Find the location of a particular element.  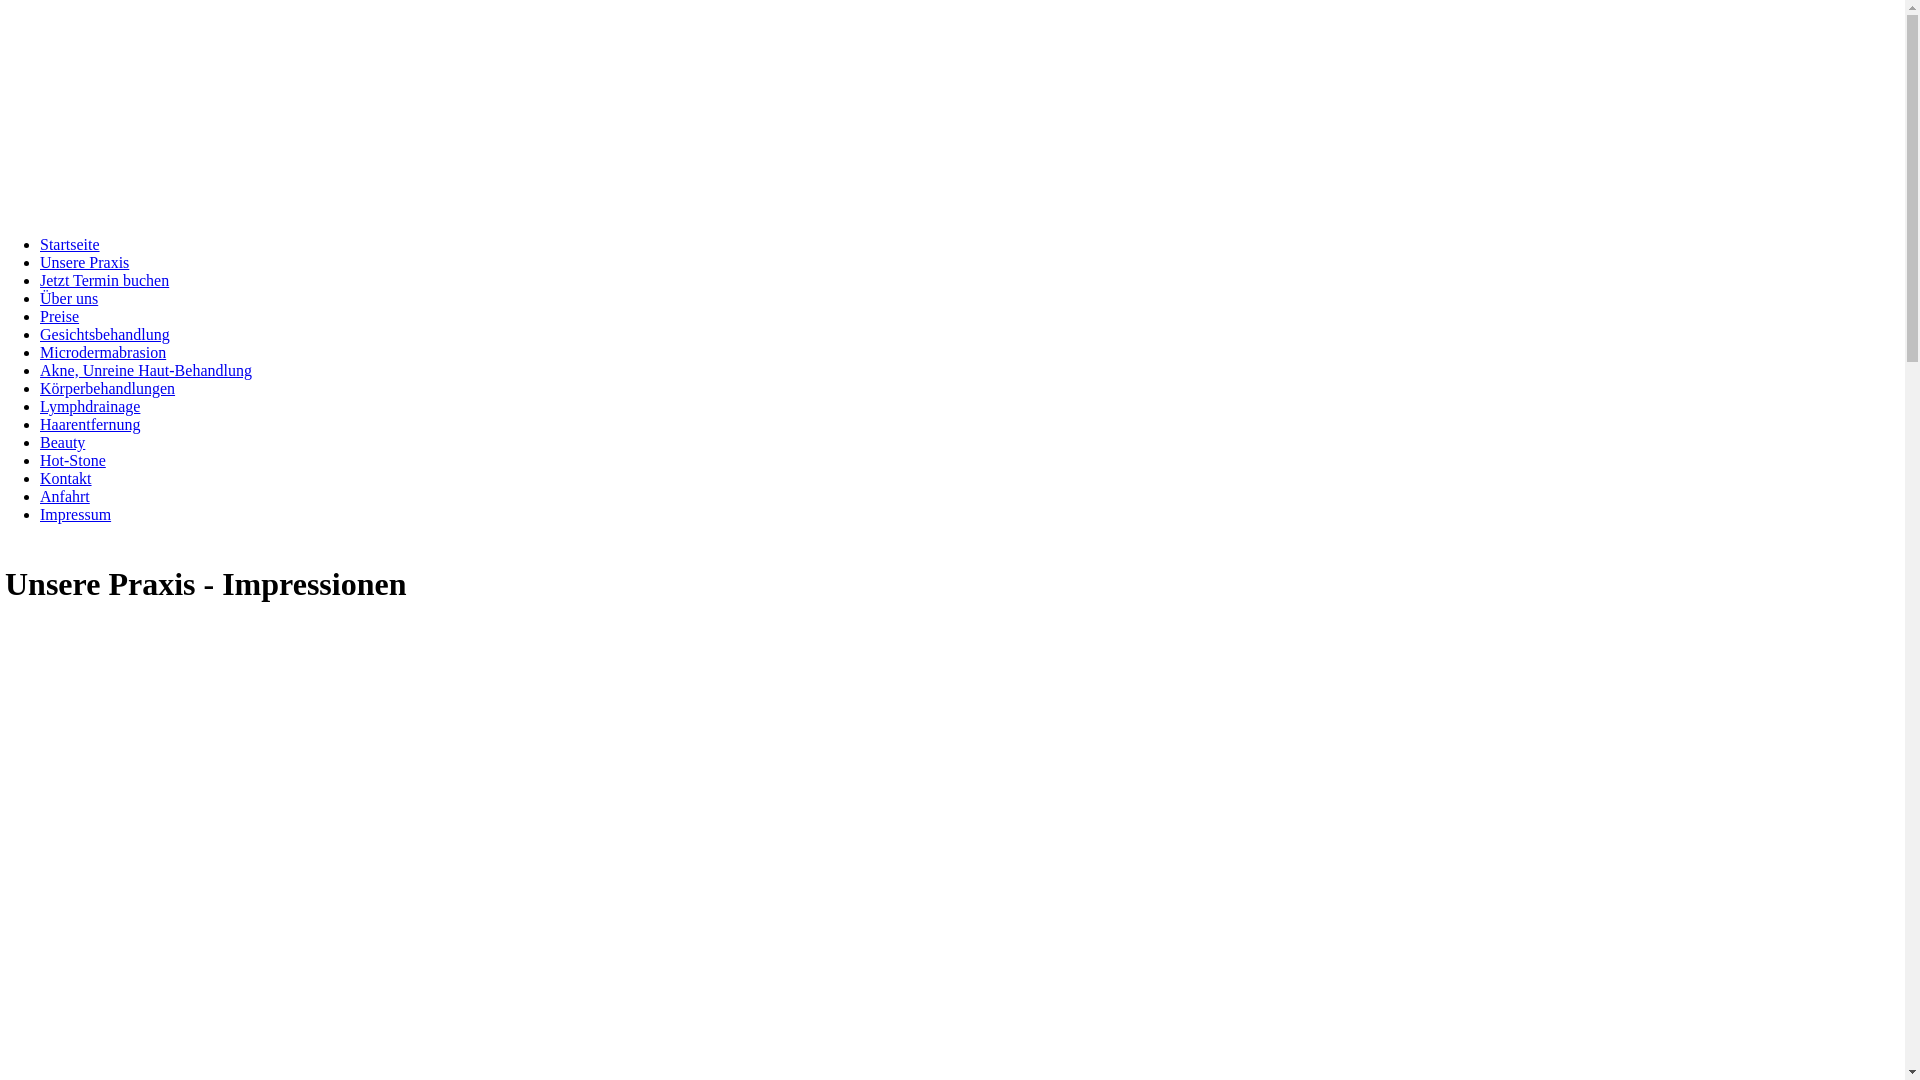

'Kontakt' is located at coordinates (66, 478).